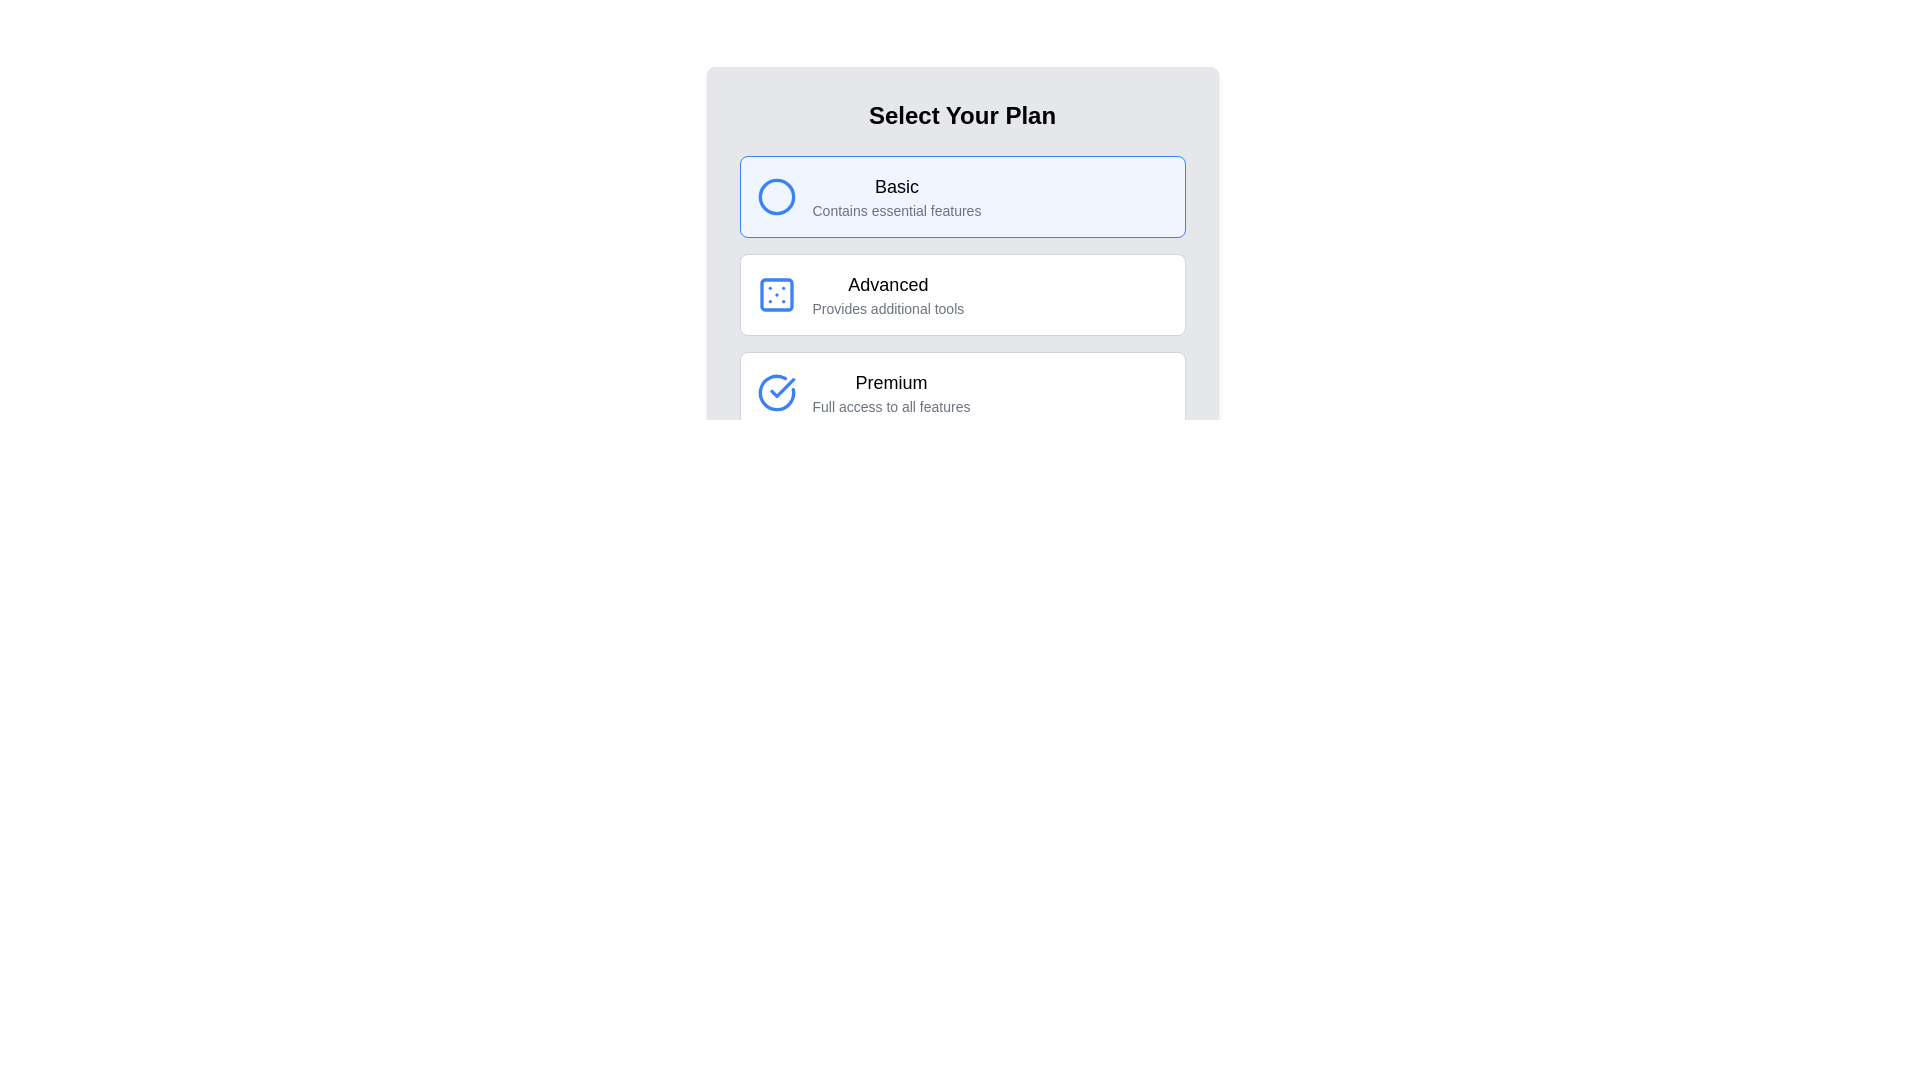 The width and height of the screenshot is (1920, 1080). What do you see at coordinates (890, 406) in the screenshot?
I see `the text label that reads 'Full access to all features', located beneath the 'Premium' label in the plan selection interface` at bounding box center [890, 406].